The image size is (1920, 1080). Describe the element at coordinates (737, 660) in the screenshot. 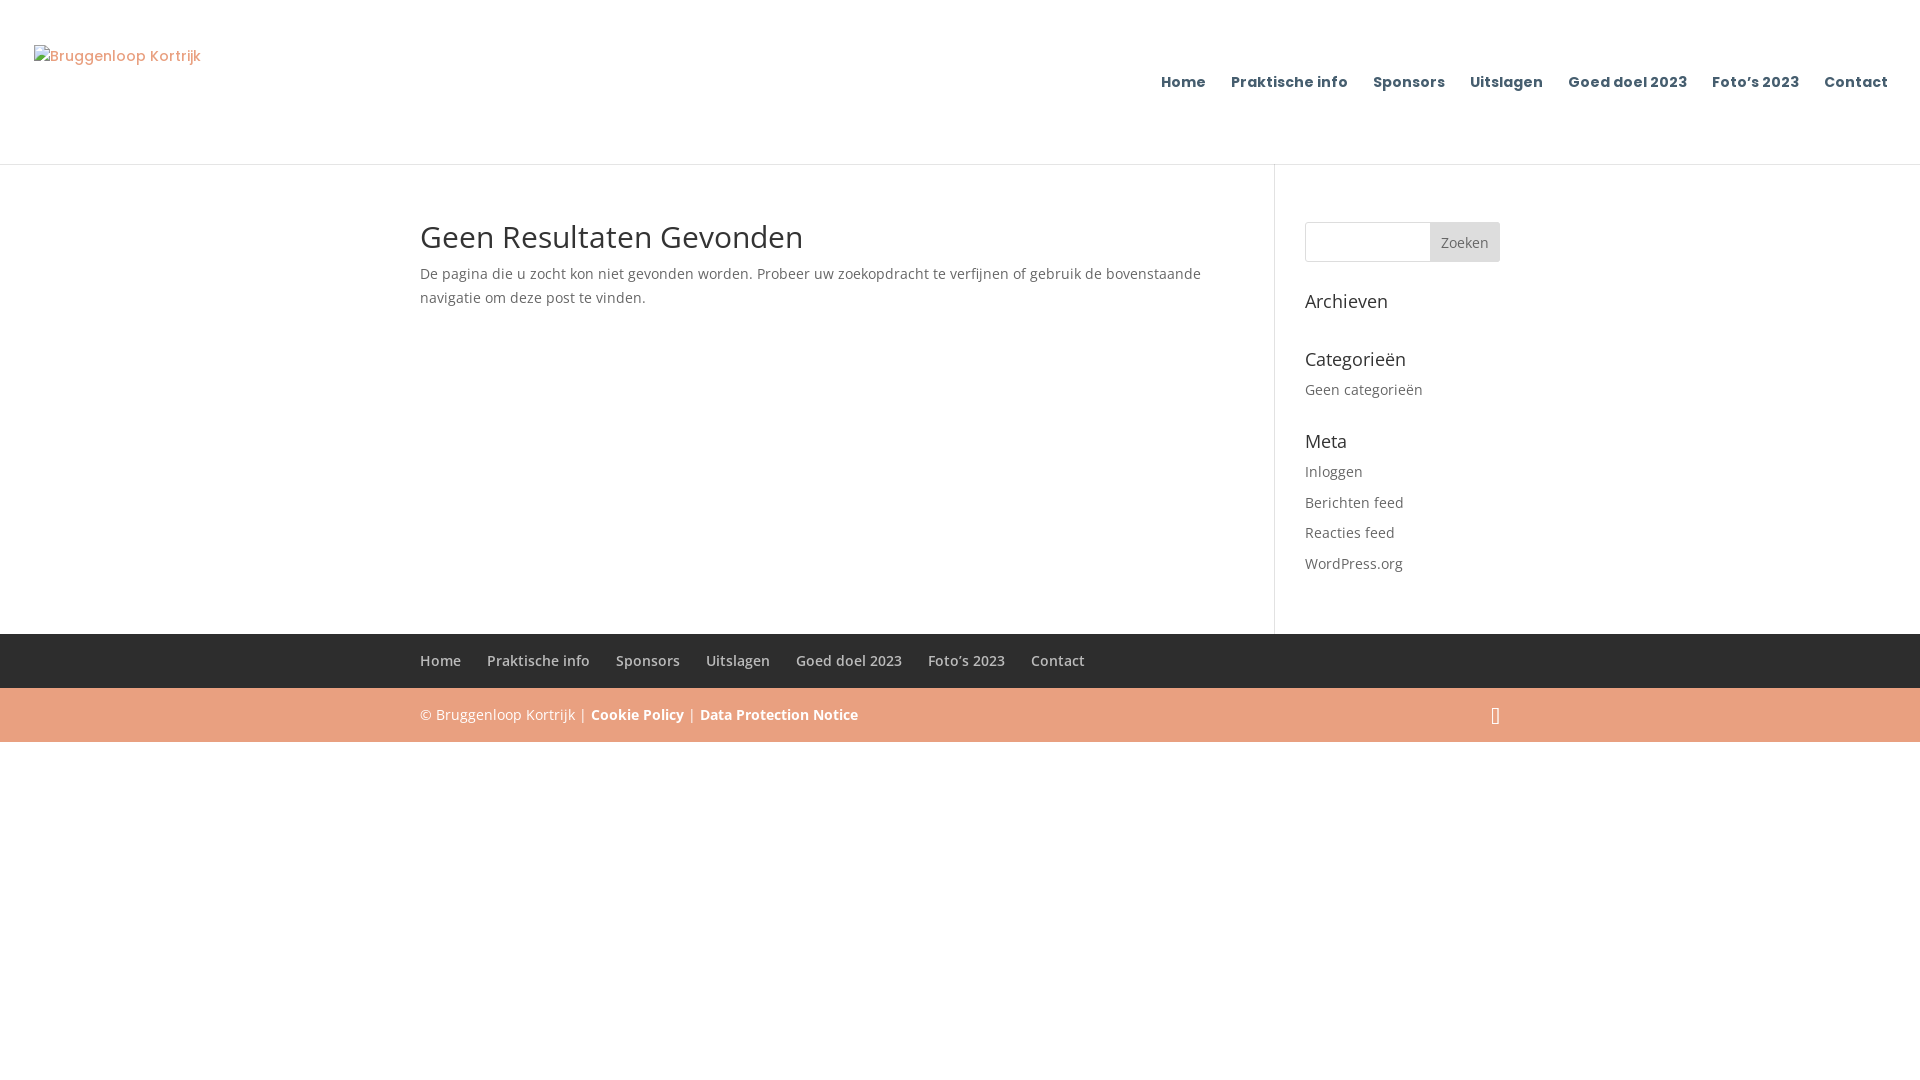

I see `'Uitslagen'` at that location.